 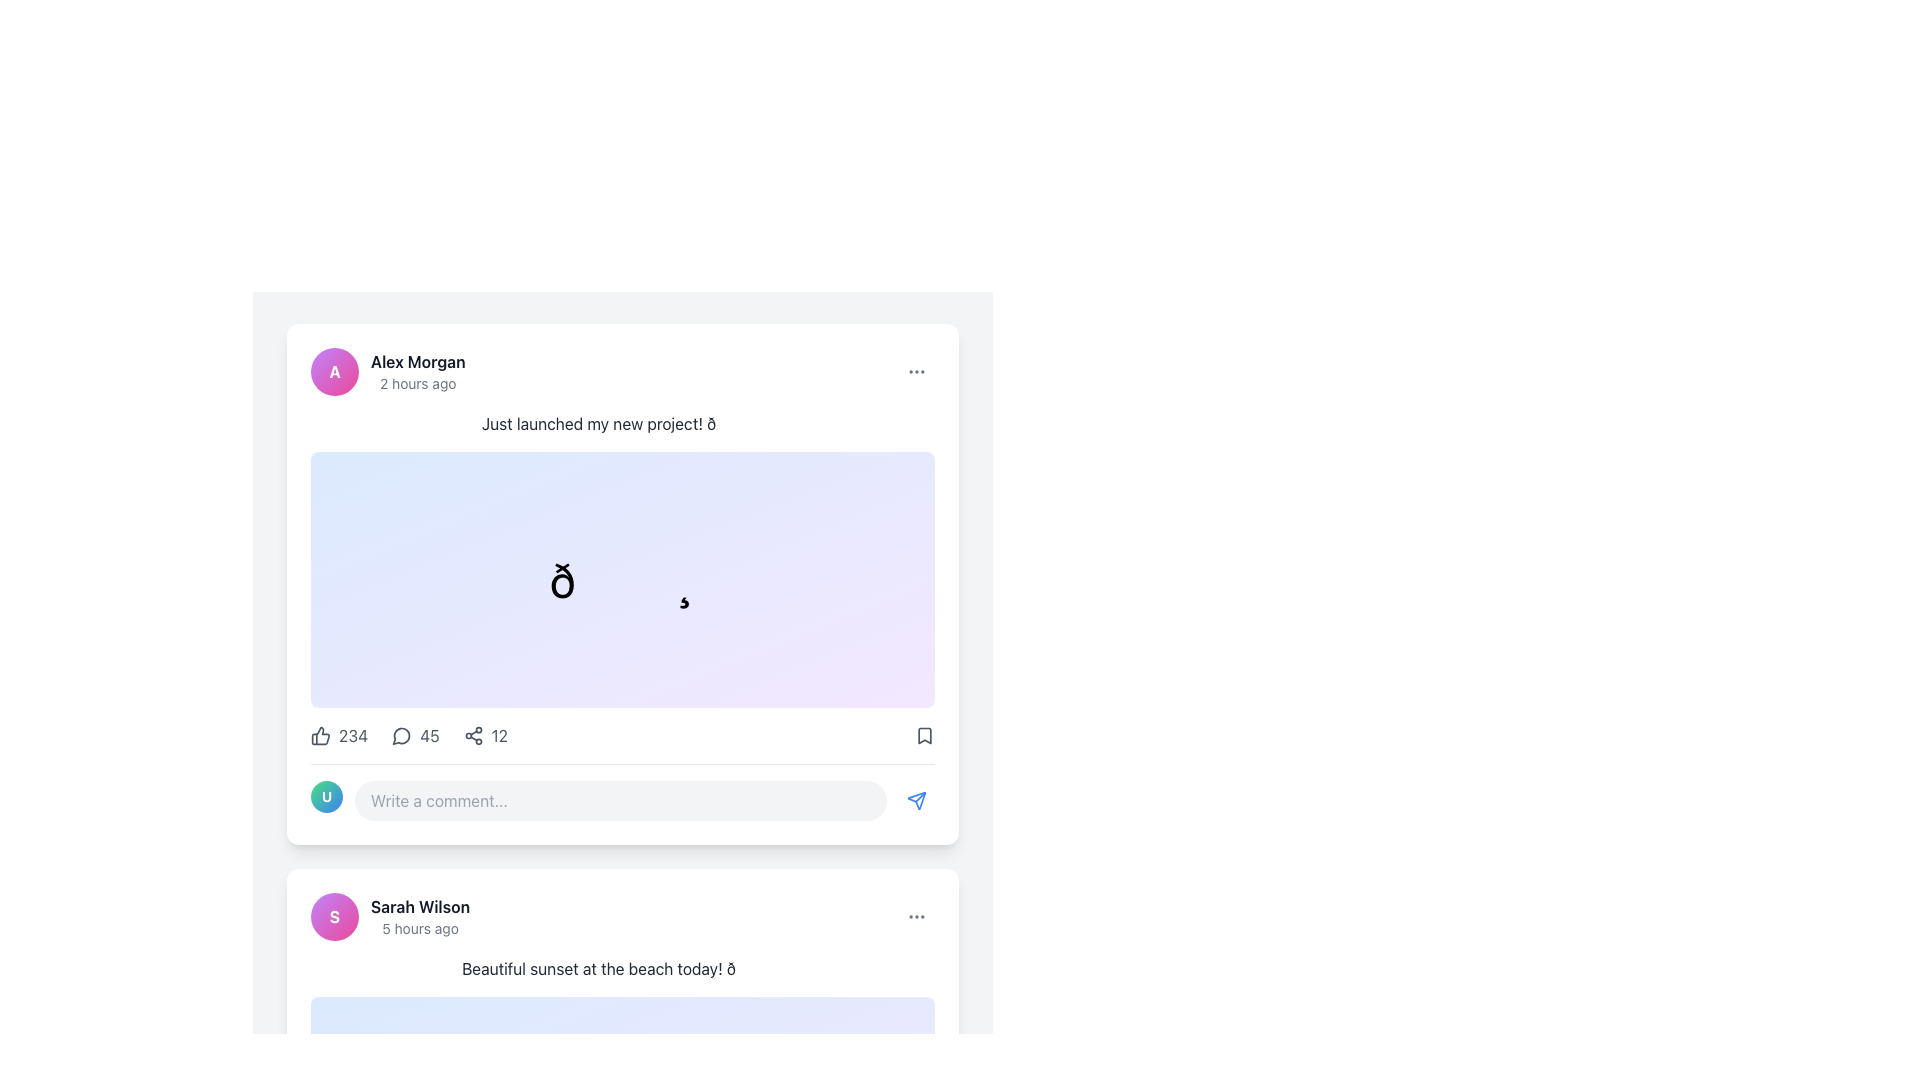 What do you see at coordinates (400, 736) in the screenshot?
I see `the circular chat bubble icon with an arrow pointing to the bottom-left, located second from the left in the row of interaction buttons below the post by 'Alex Morgan'` at bounding box center [400, 736].